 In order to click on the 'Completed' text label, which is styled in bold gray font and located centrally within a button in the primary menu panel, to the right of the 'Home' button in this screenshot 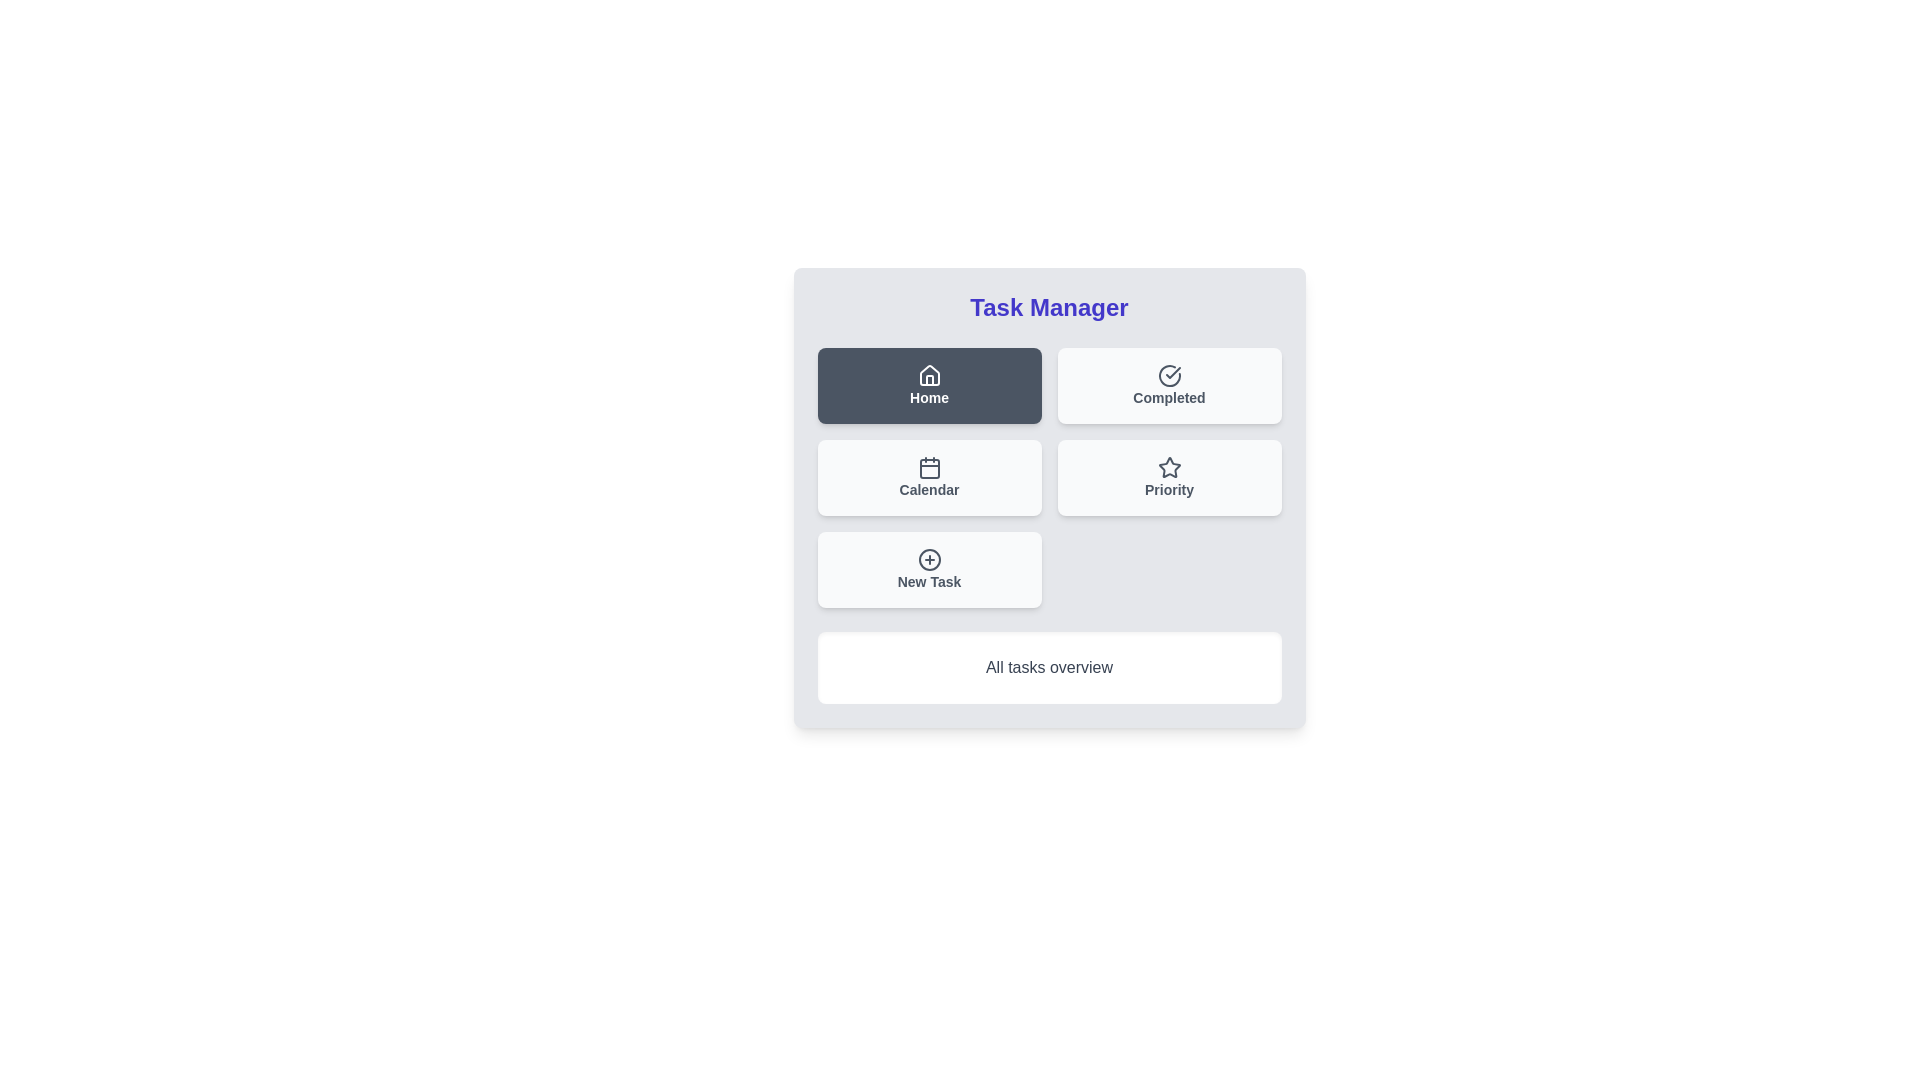, I will do `click(1169, 397)`.